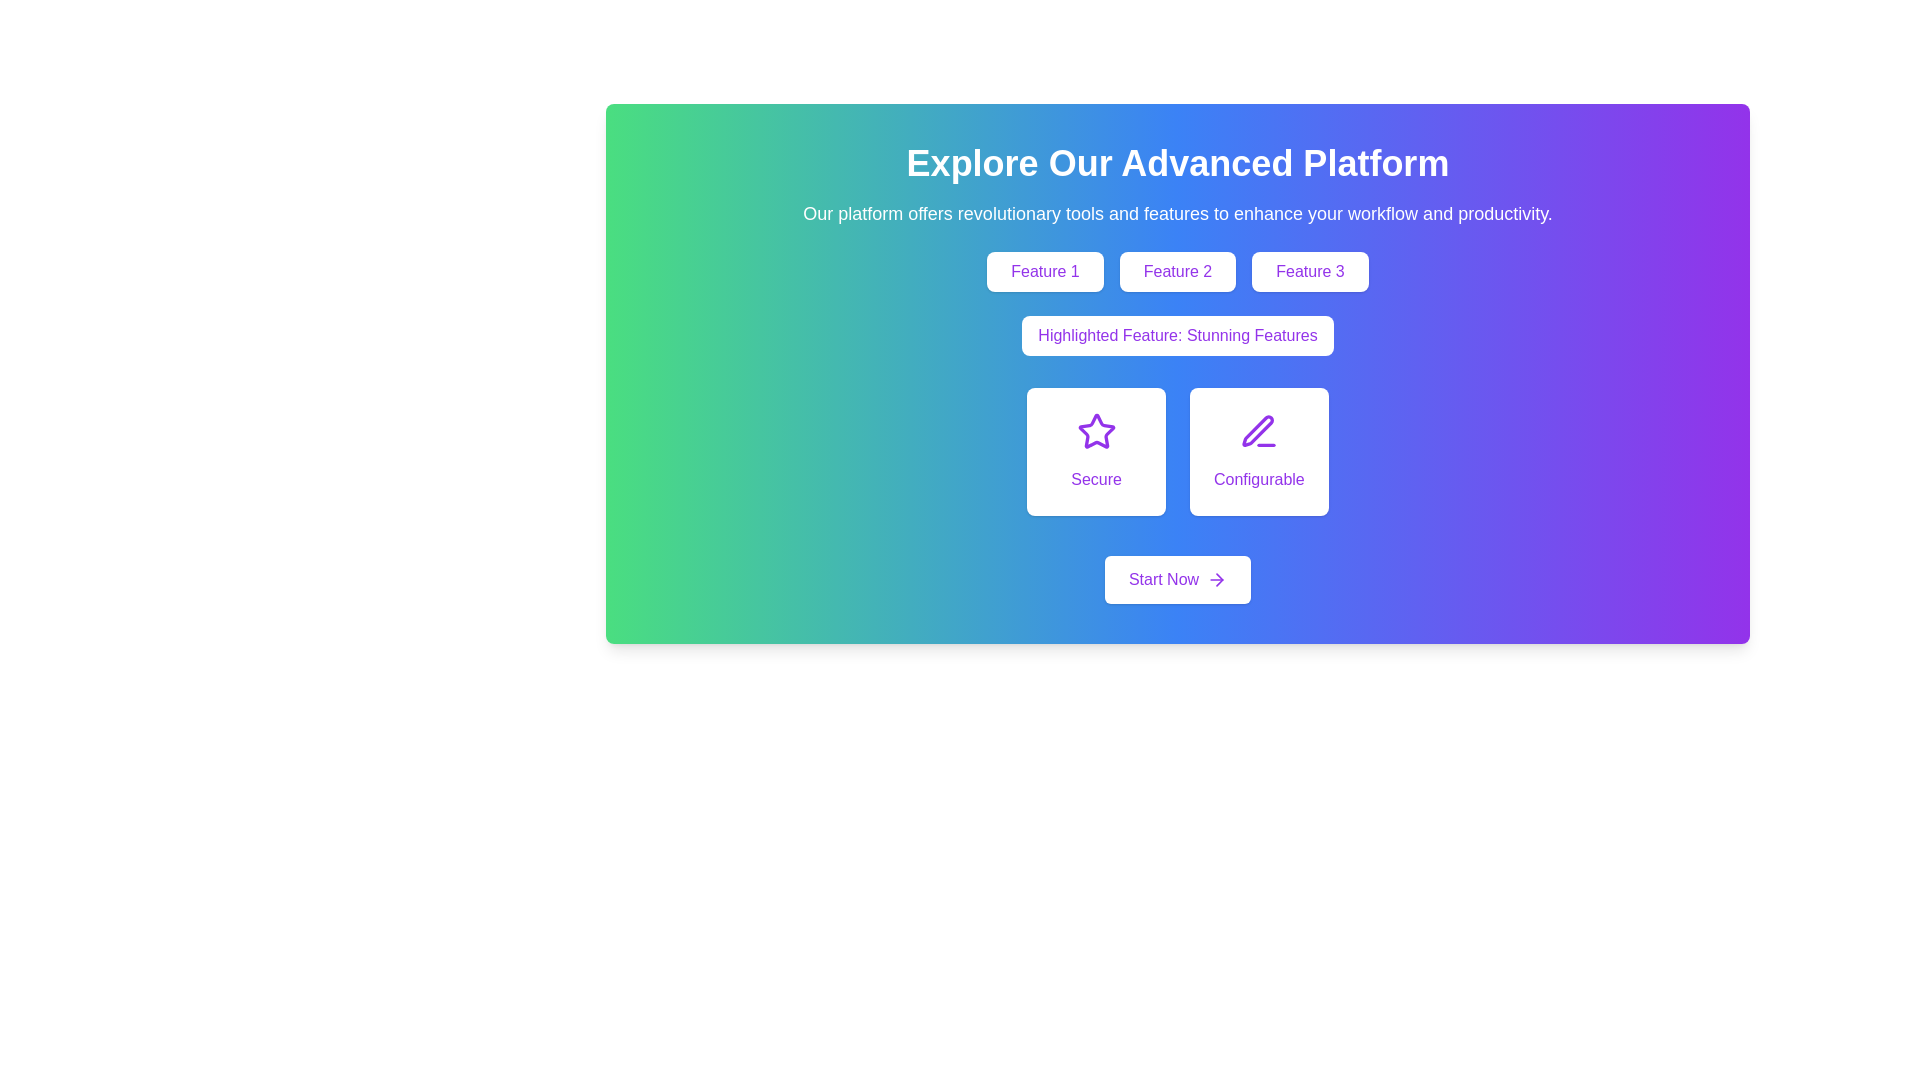  I want to click on the purple arrow-like graphical icon located within the SVG group that follows the 'Start Now' text at the bottom center of the interface, so click(1218, 579).